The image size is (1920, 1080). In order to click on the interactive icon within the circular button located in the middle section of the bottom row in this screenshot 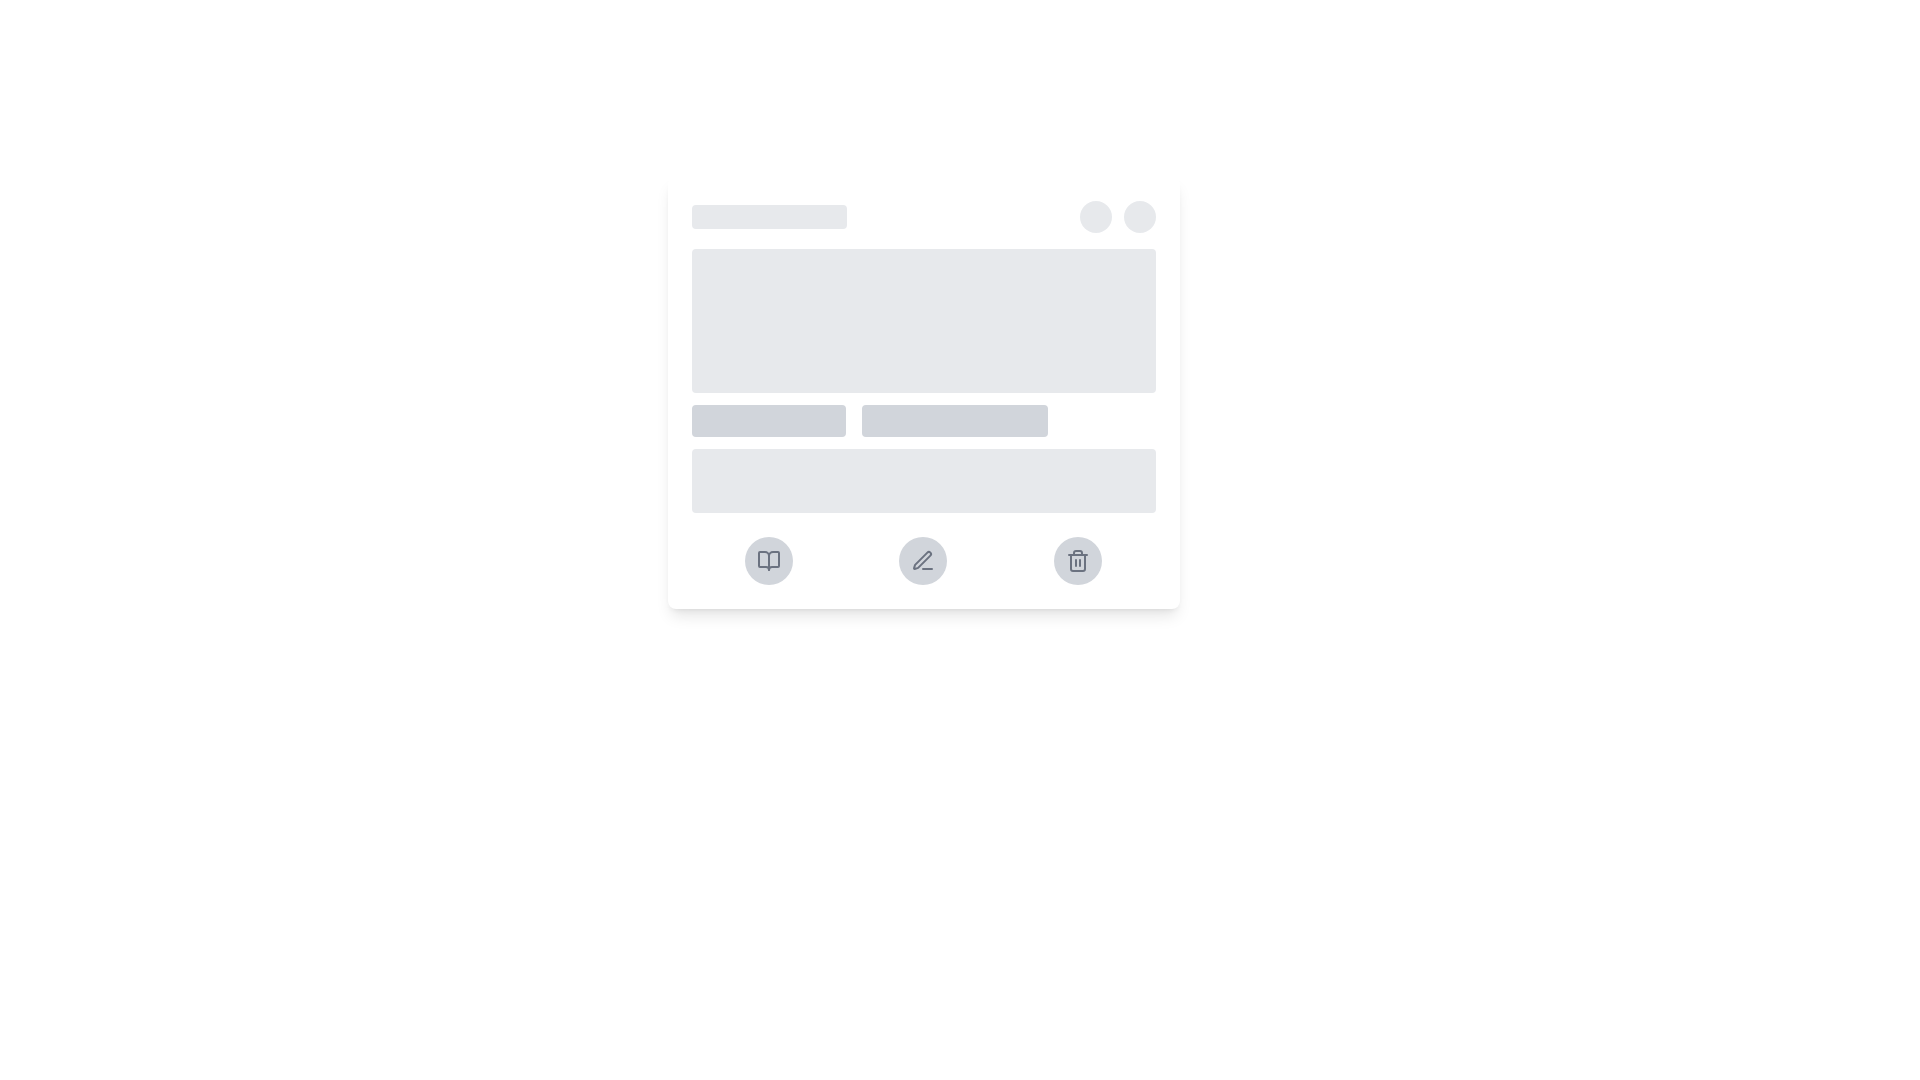, I will do `click(921, 560)`.